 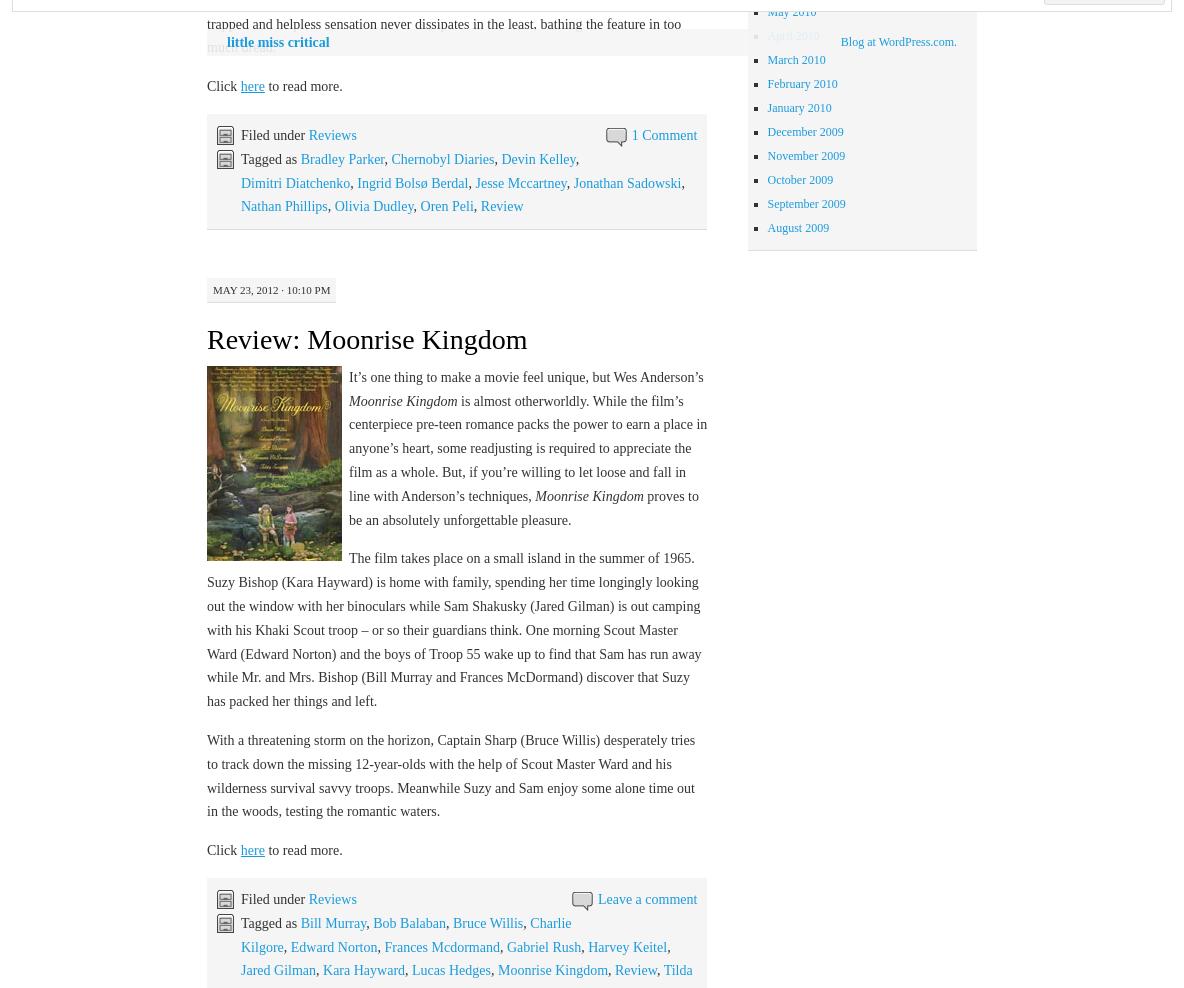 I want to click on 'March 2010', so click(x=795, y=57).